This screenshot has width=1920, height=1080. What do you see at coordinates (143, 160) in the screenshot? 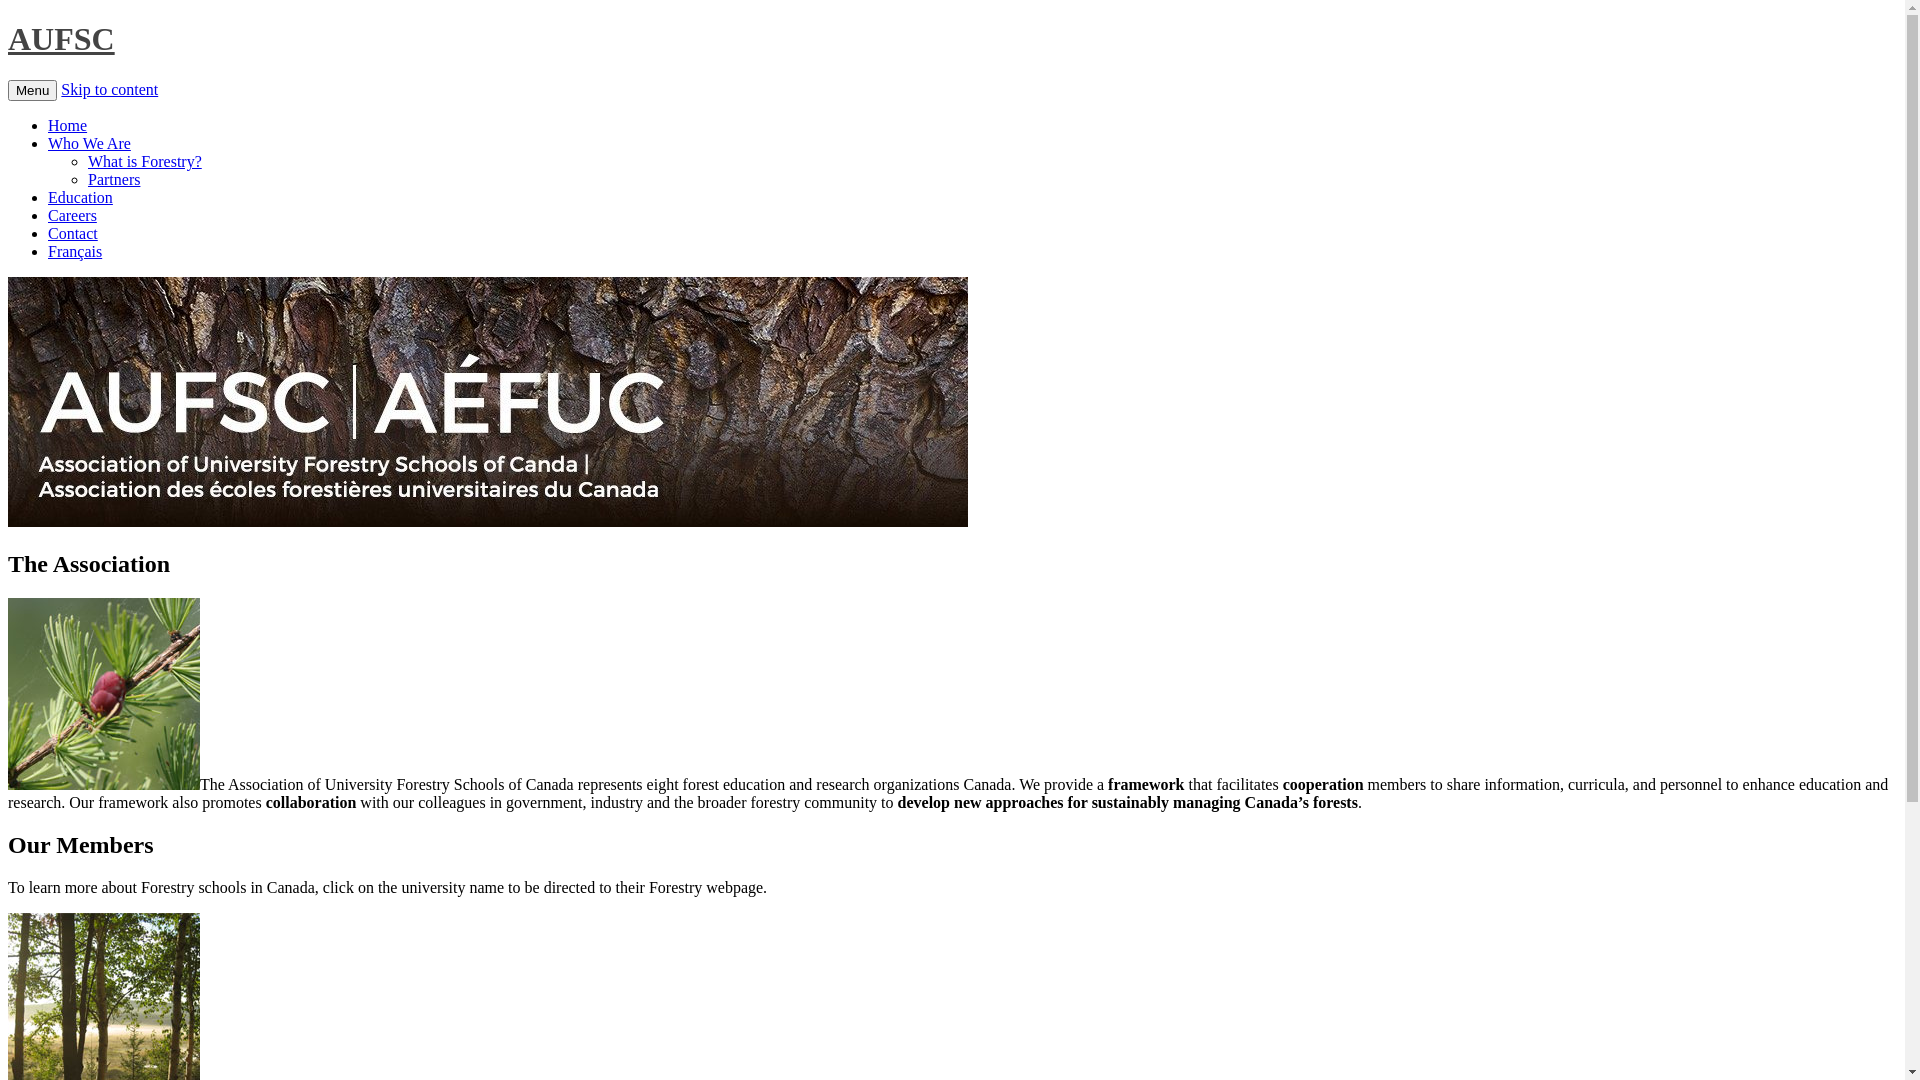
I see `'What is Forestry?'` at bounding box center [143, 160].